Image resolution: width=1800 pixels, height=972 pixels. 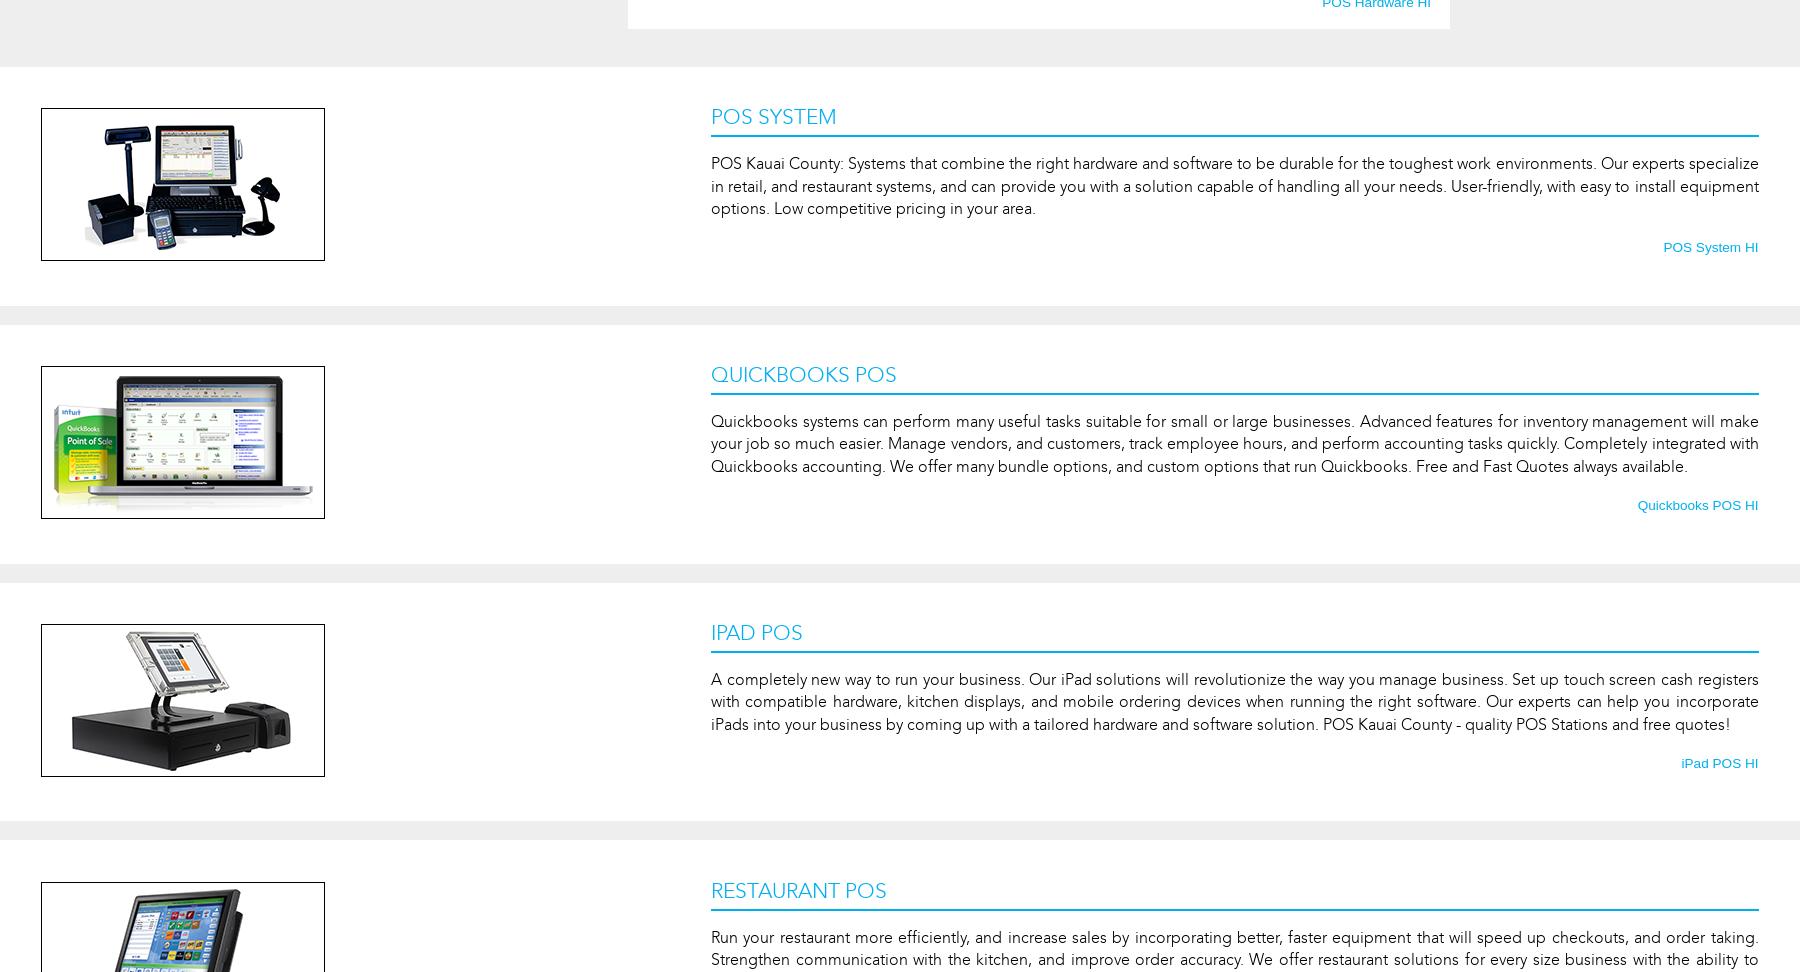 What do you see at coordinates (1233, 184) in the screenshot?
I see `'POS Kauai County:  Systems that combine the right hardware and software to be durable for the toughest work environments. Our experts specialize in retail, and restaurant systems, and can provide you with a solution capable of handling all your needs. User-friendly, with easy to install equipment options. Low competitive pricing in your area.'` at bounding box center [1233, 184].